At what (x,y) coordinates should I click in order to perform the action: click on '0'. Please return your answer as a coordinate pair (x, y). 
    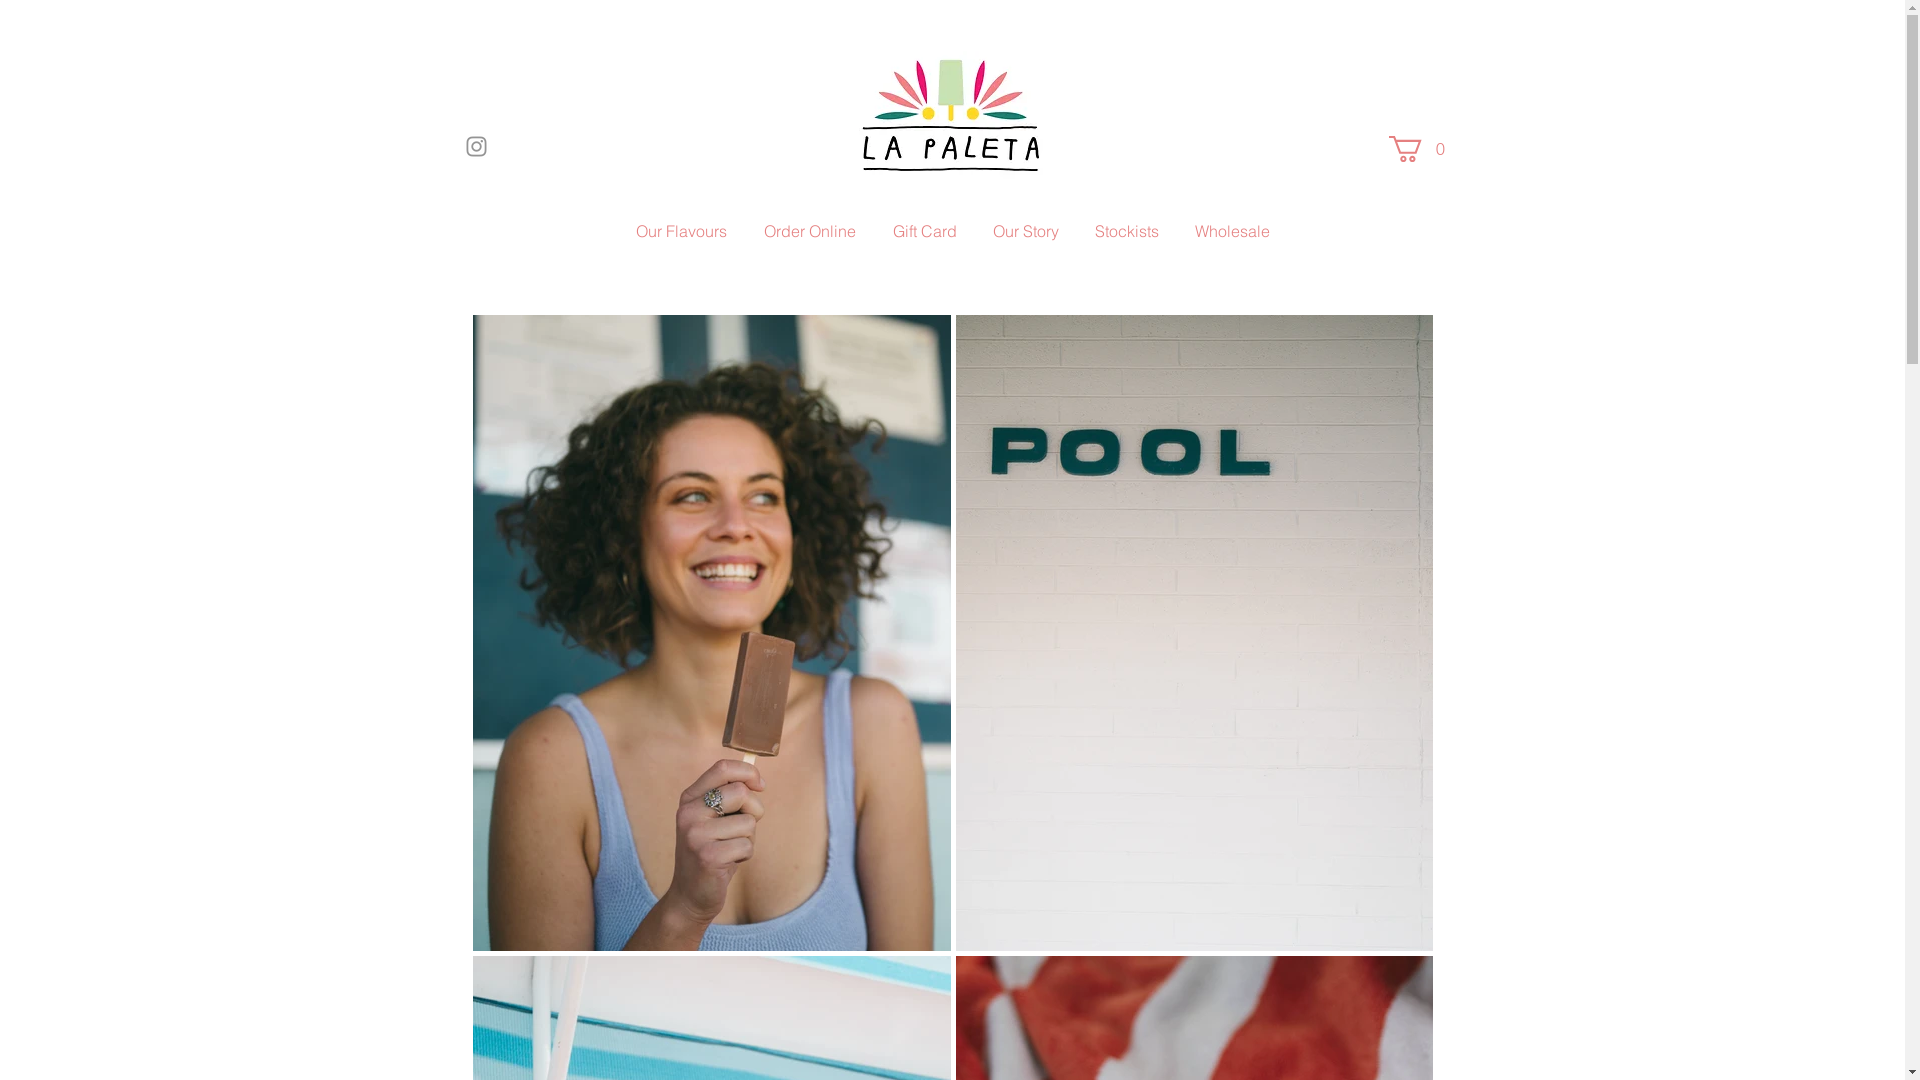
    Looking at the image, I should click on (1419, 148).